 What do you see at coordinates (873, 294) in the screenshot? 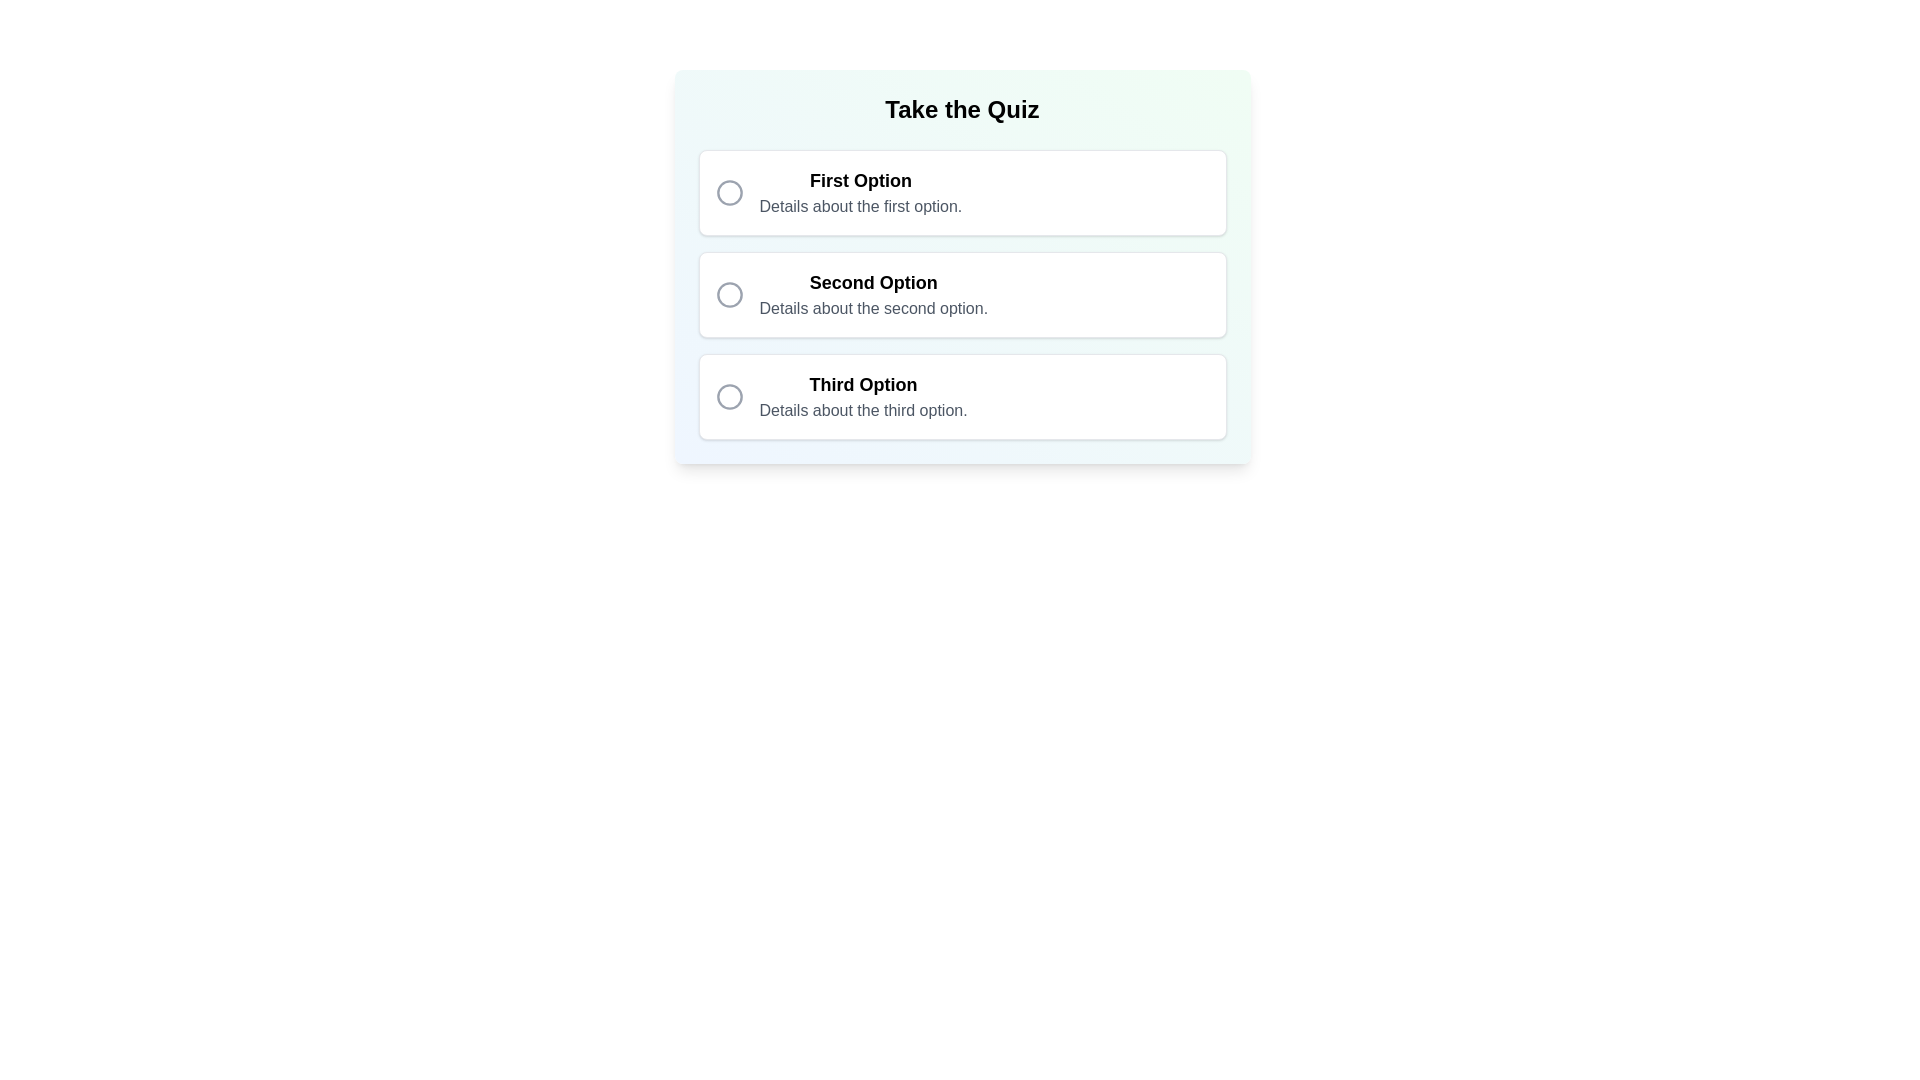
I see `the text block containing 'Second Option' and 'Details about the second option' to trigger the tooltip` at bounding box center [873, 294].